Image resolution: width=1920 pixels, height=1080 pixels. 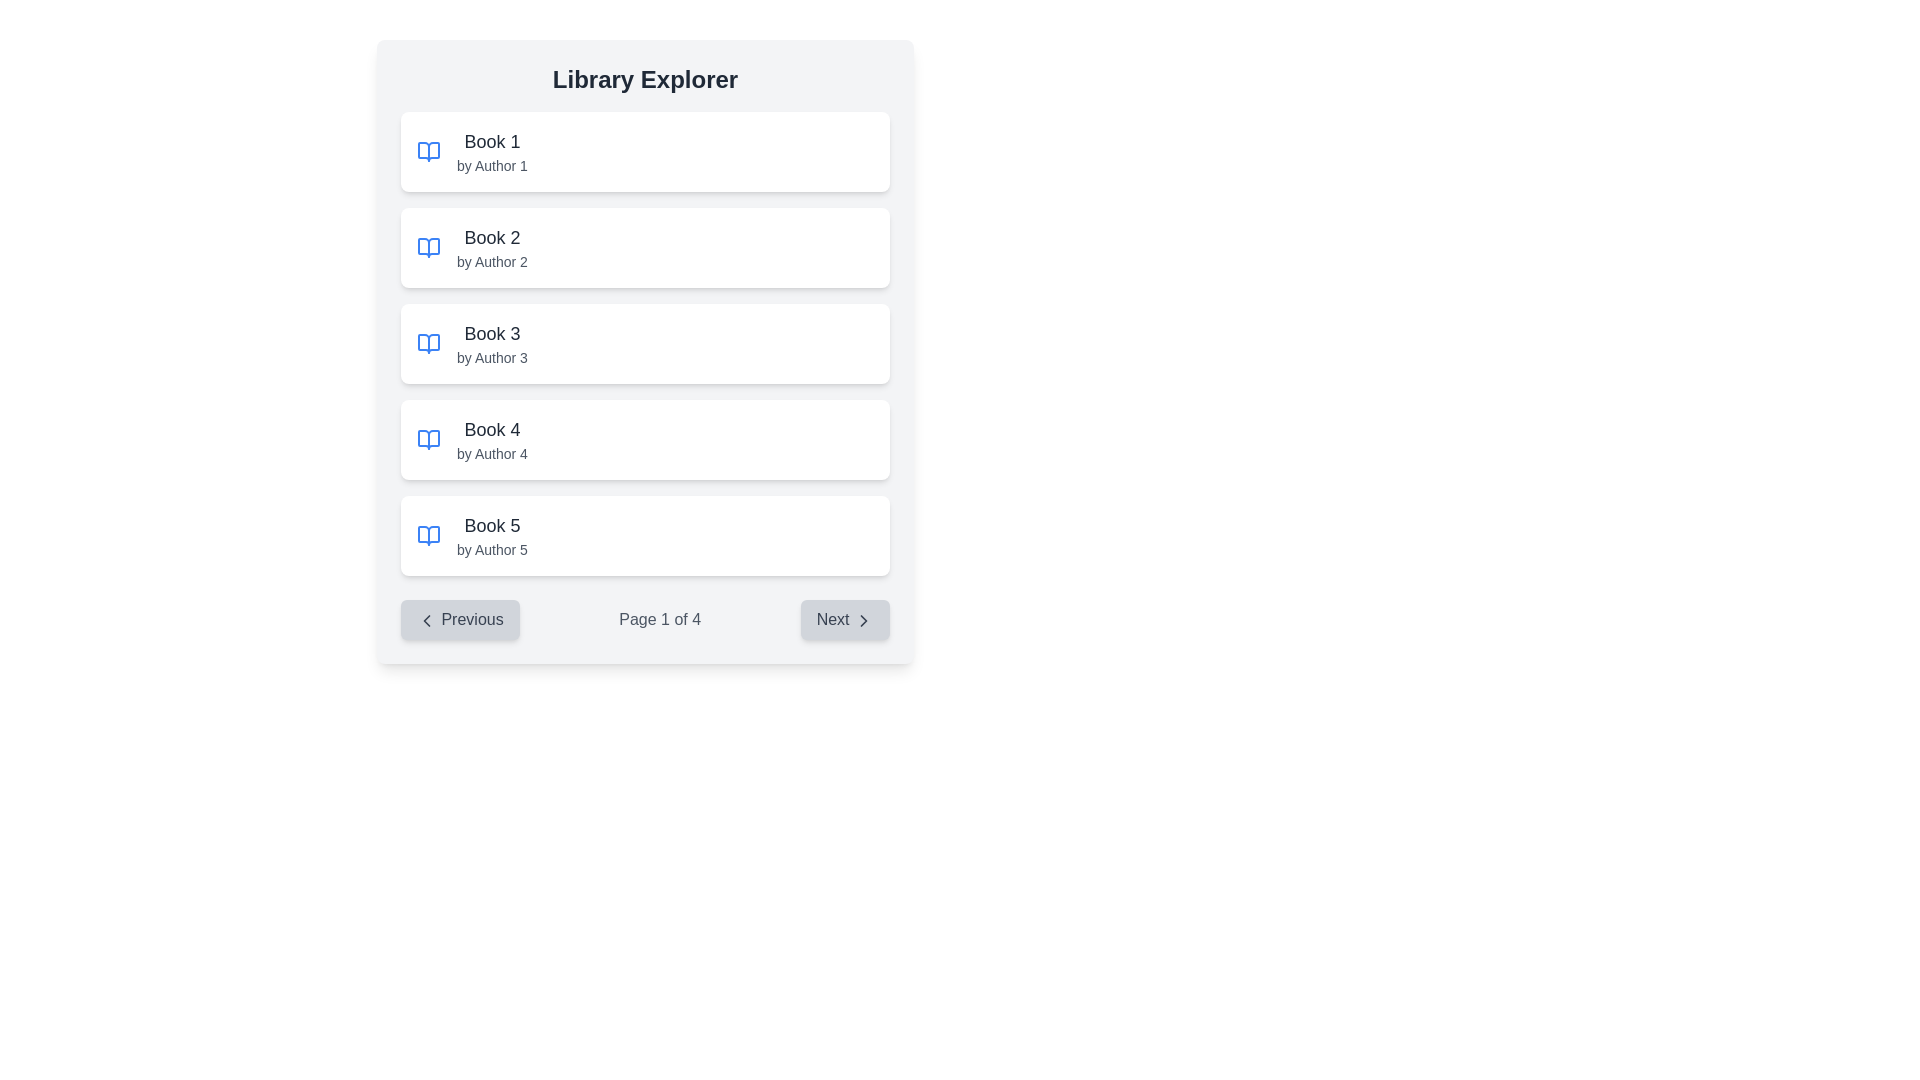 What do you see at coordinates (427, 246) in the screenshot?
I see `the SVG icon representing an open book, which is the second item in a vertical list of book entries` at bounding box center [427, 246].